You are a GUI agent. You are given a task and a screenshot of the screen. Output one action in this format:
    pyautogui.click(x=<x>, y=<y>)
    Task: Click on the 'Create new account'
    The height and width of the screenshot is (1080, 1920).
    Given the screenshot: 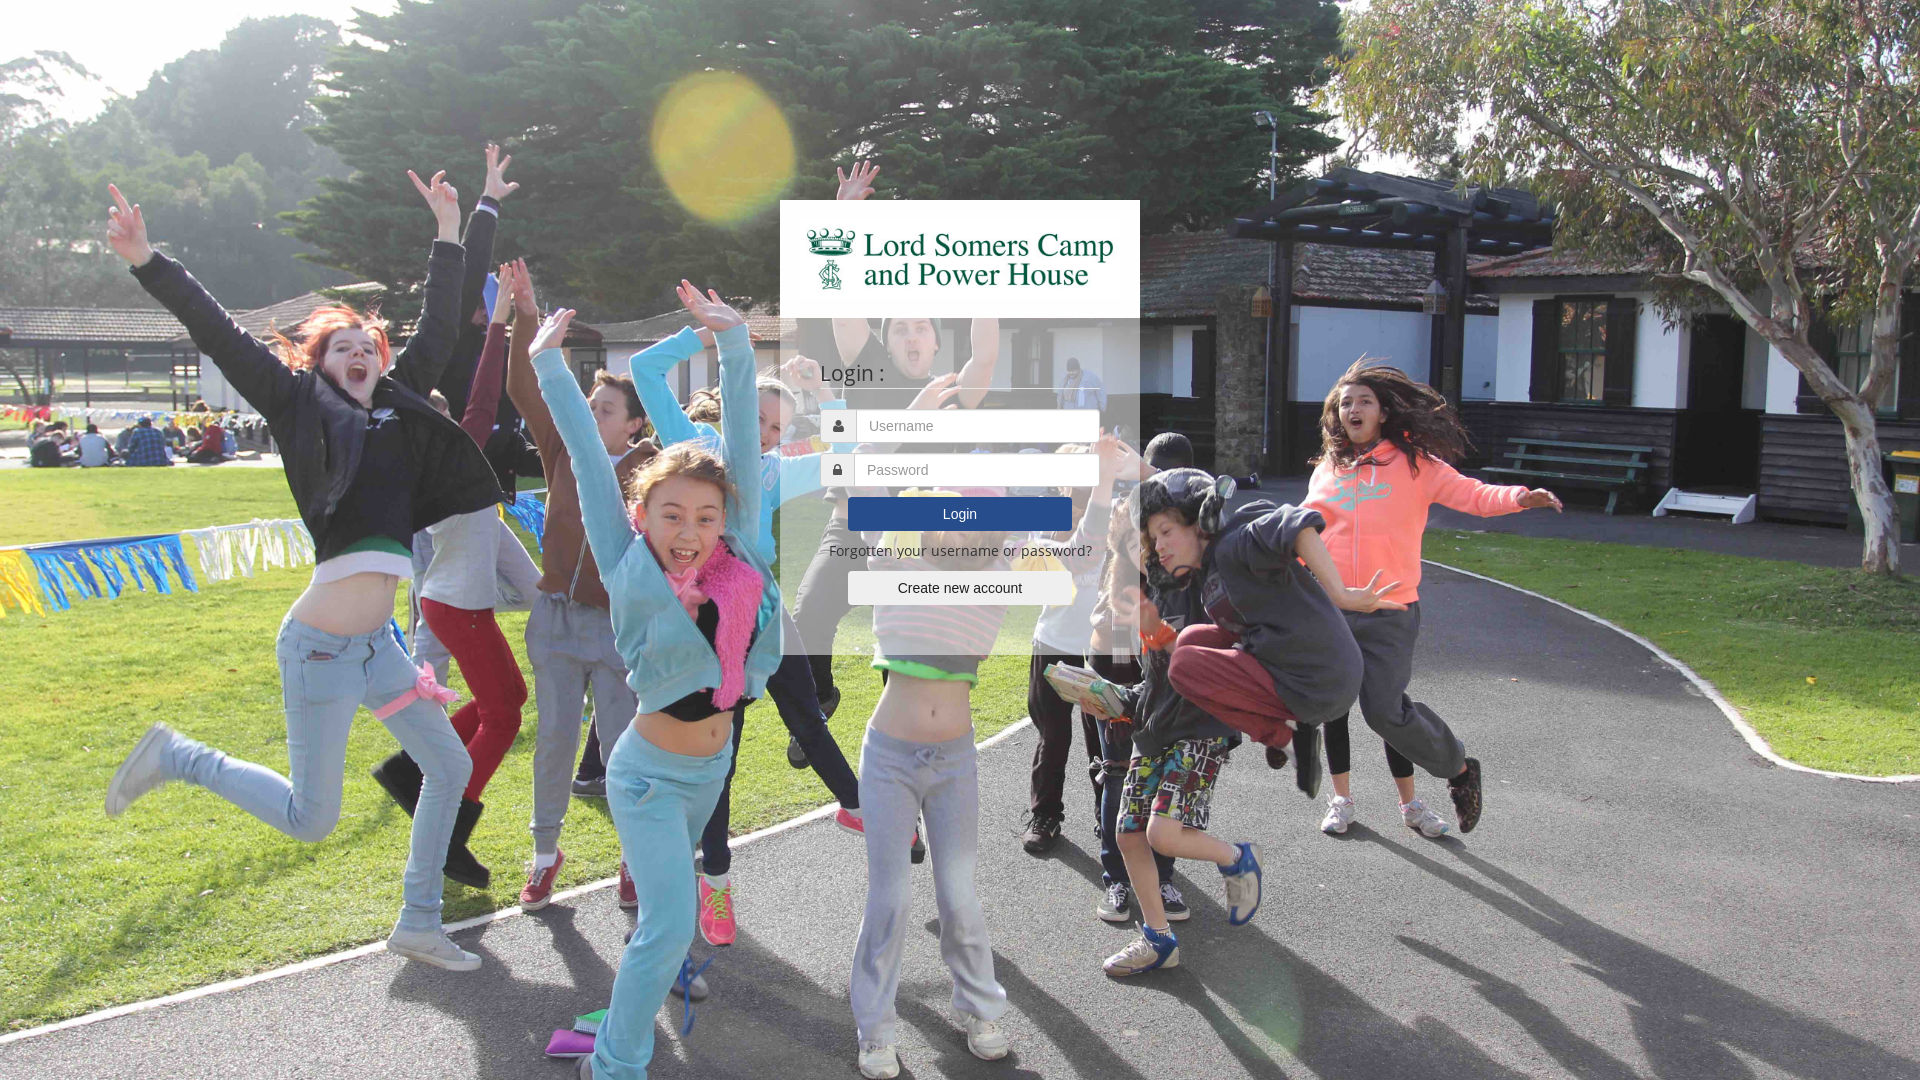 What is the action you would take?
    pyautogui.click(x=960, y=586)
    